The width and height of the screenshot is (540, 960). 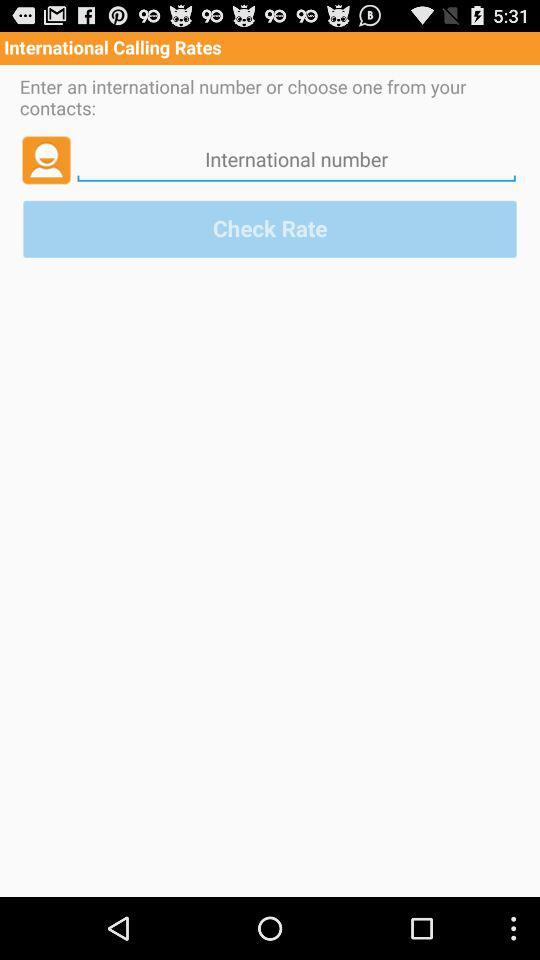 I want to click on the avatar icon, so click(x=46, y=169).